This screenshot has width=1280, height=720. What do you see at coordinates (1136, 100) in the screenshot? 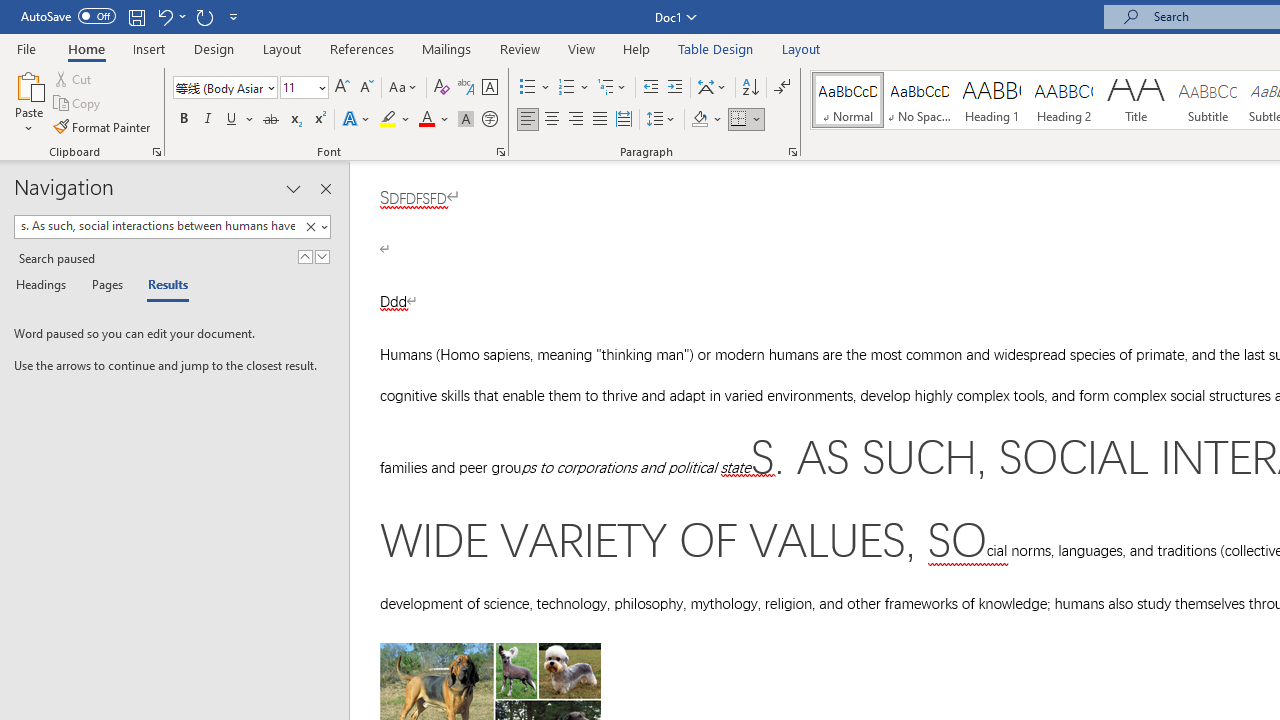
I see `'Title'` at bounding box center [1136, 100].